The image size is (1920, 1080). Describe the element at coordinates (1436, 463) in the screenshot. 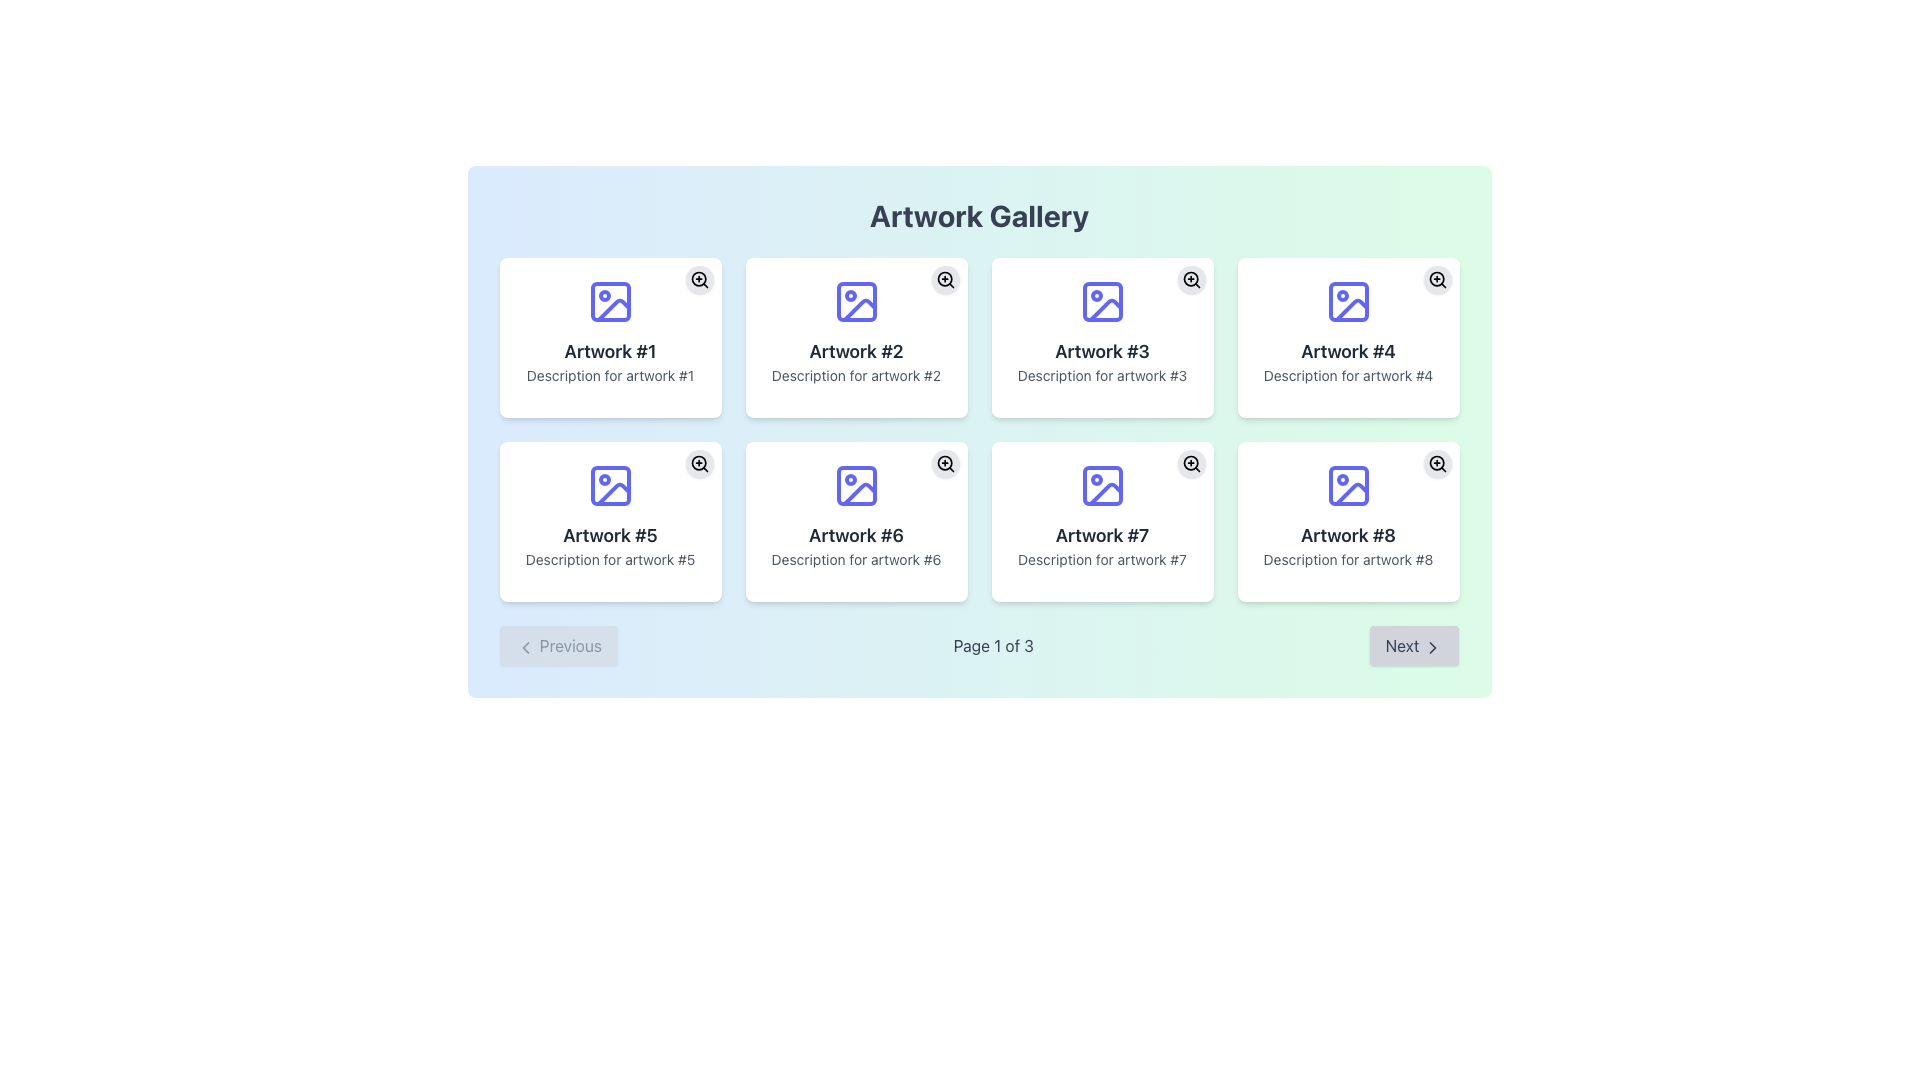

I see `the button located in the bottom-right corner of the 'Artwork #8' card to zoom into the artwork` at that location.